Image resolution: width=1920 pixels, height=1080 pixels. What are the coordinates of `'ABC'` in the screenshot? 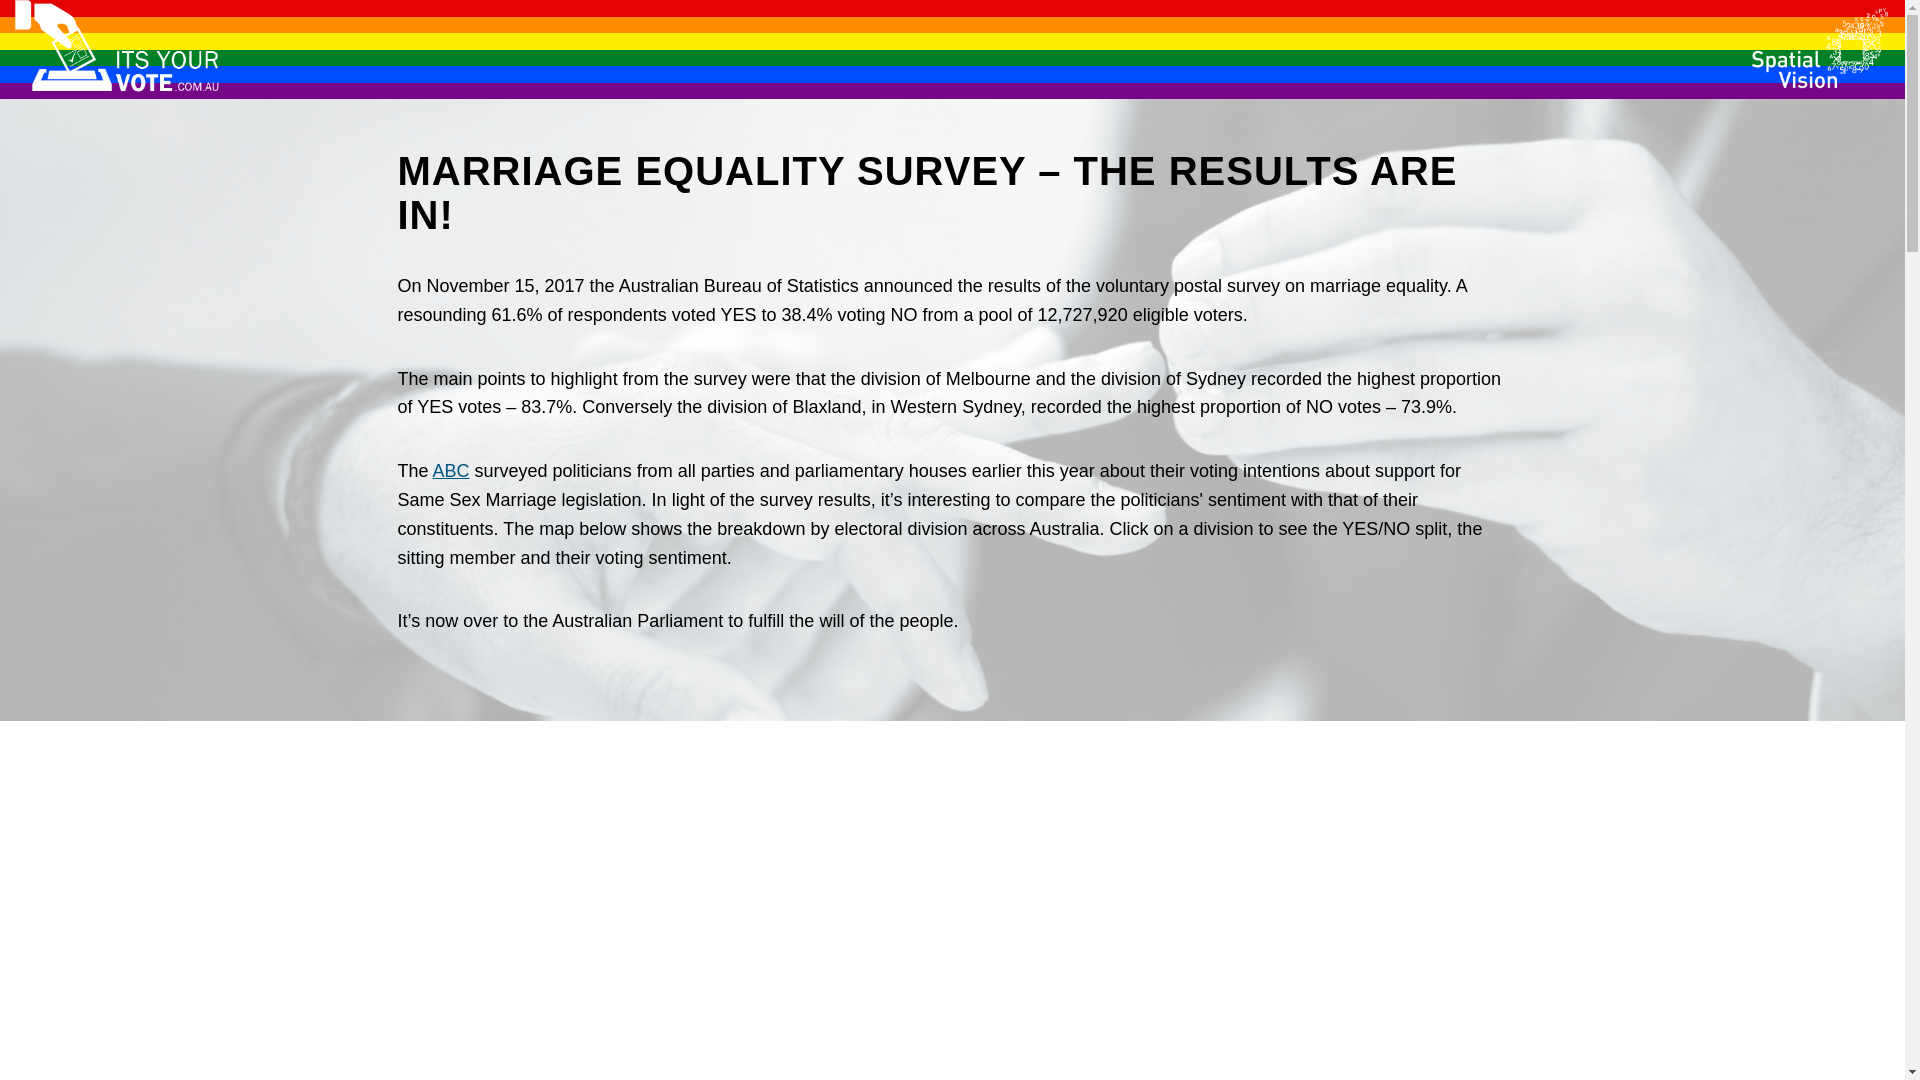 It's located at (450, 470).